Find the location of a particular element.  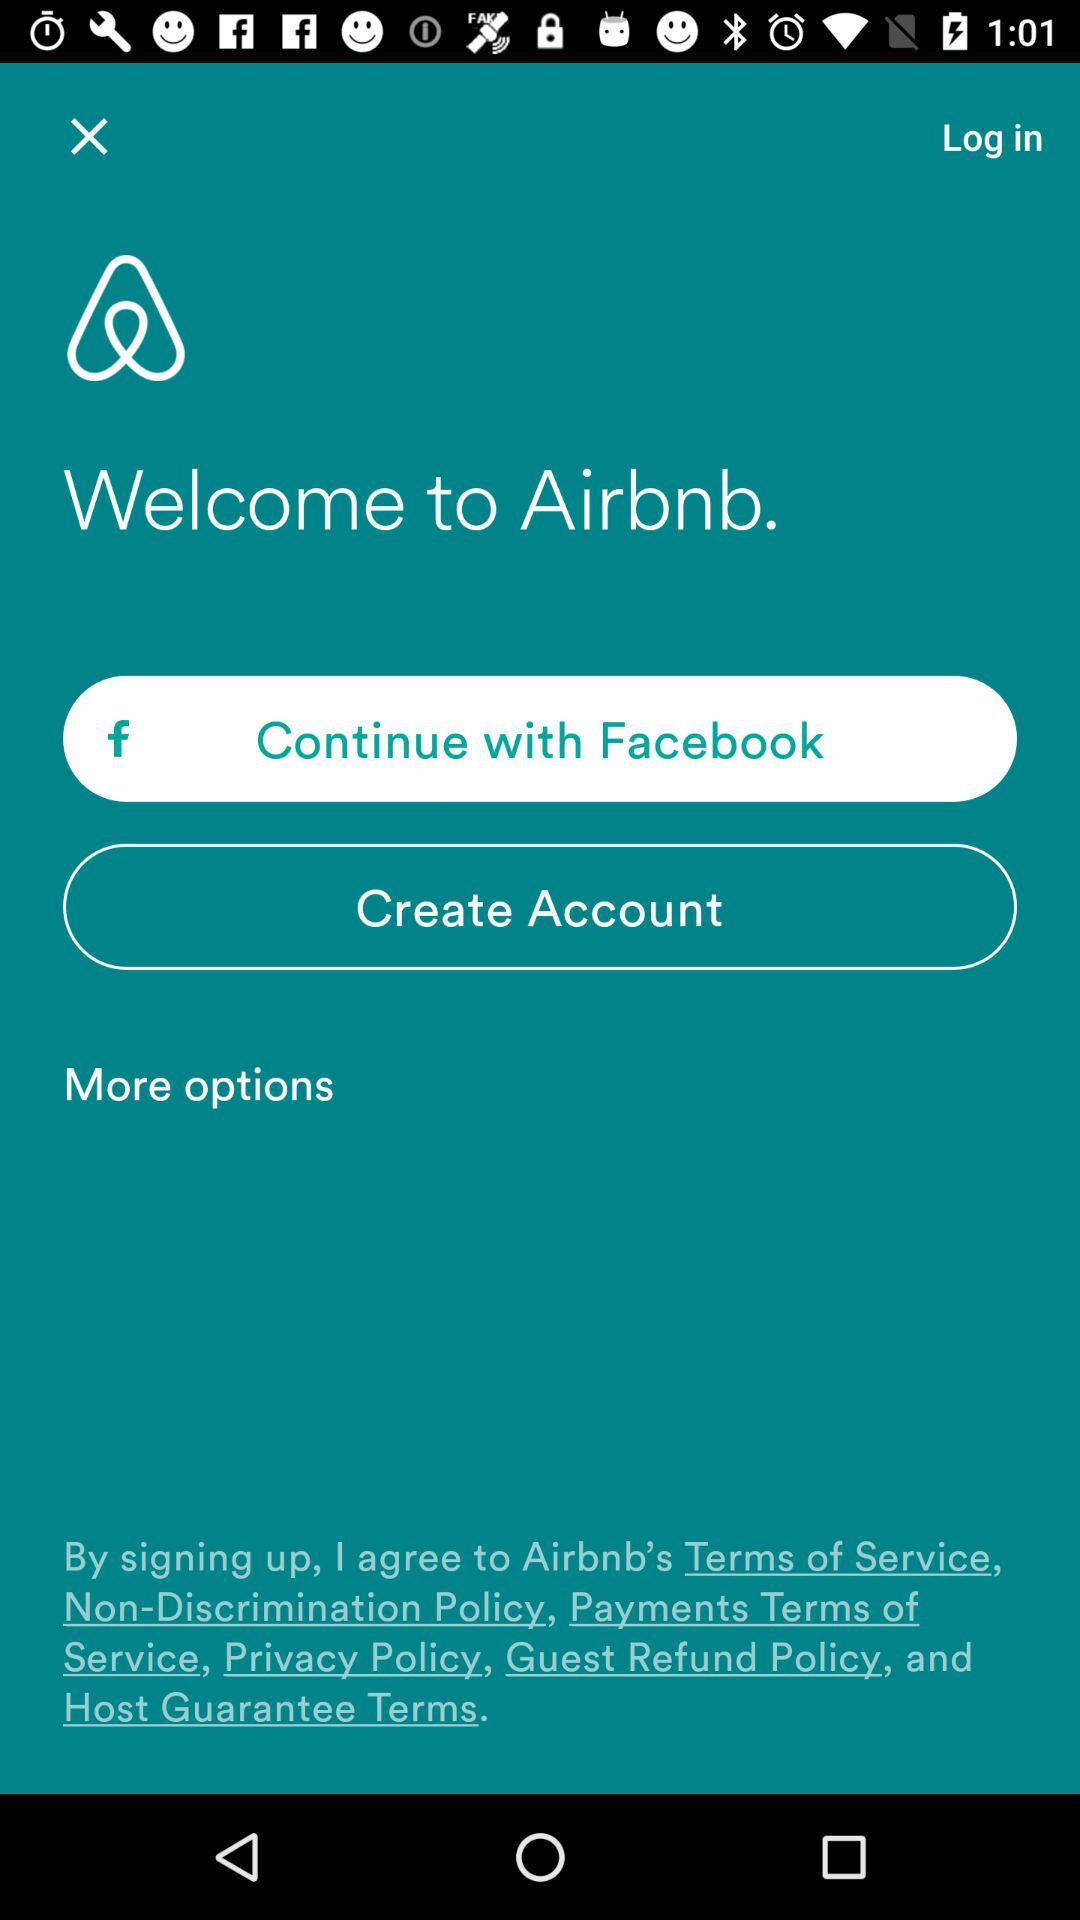

item above more options item is located at coordinates (540, 905).